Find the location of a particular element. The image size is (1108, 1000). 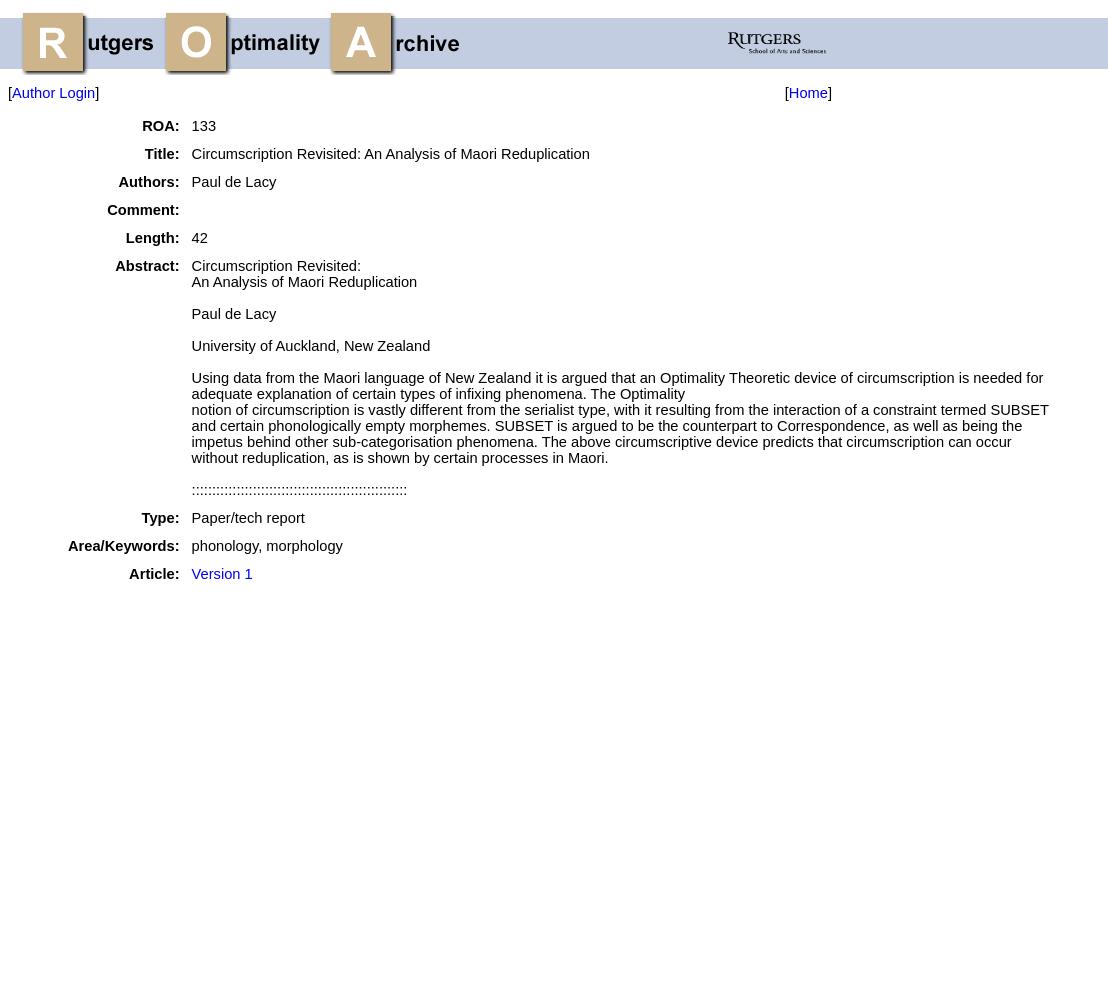

'Type:' is located at coordinates (158, 518).